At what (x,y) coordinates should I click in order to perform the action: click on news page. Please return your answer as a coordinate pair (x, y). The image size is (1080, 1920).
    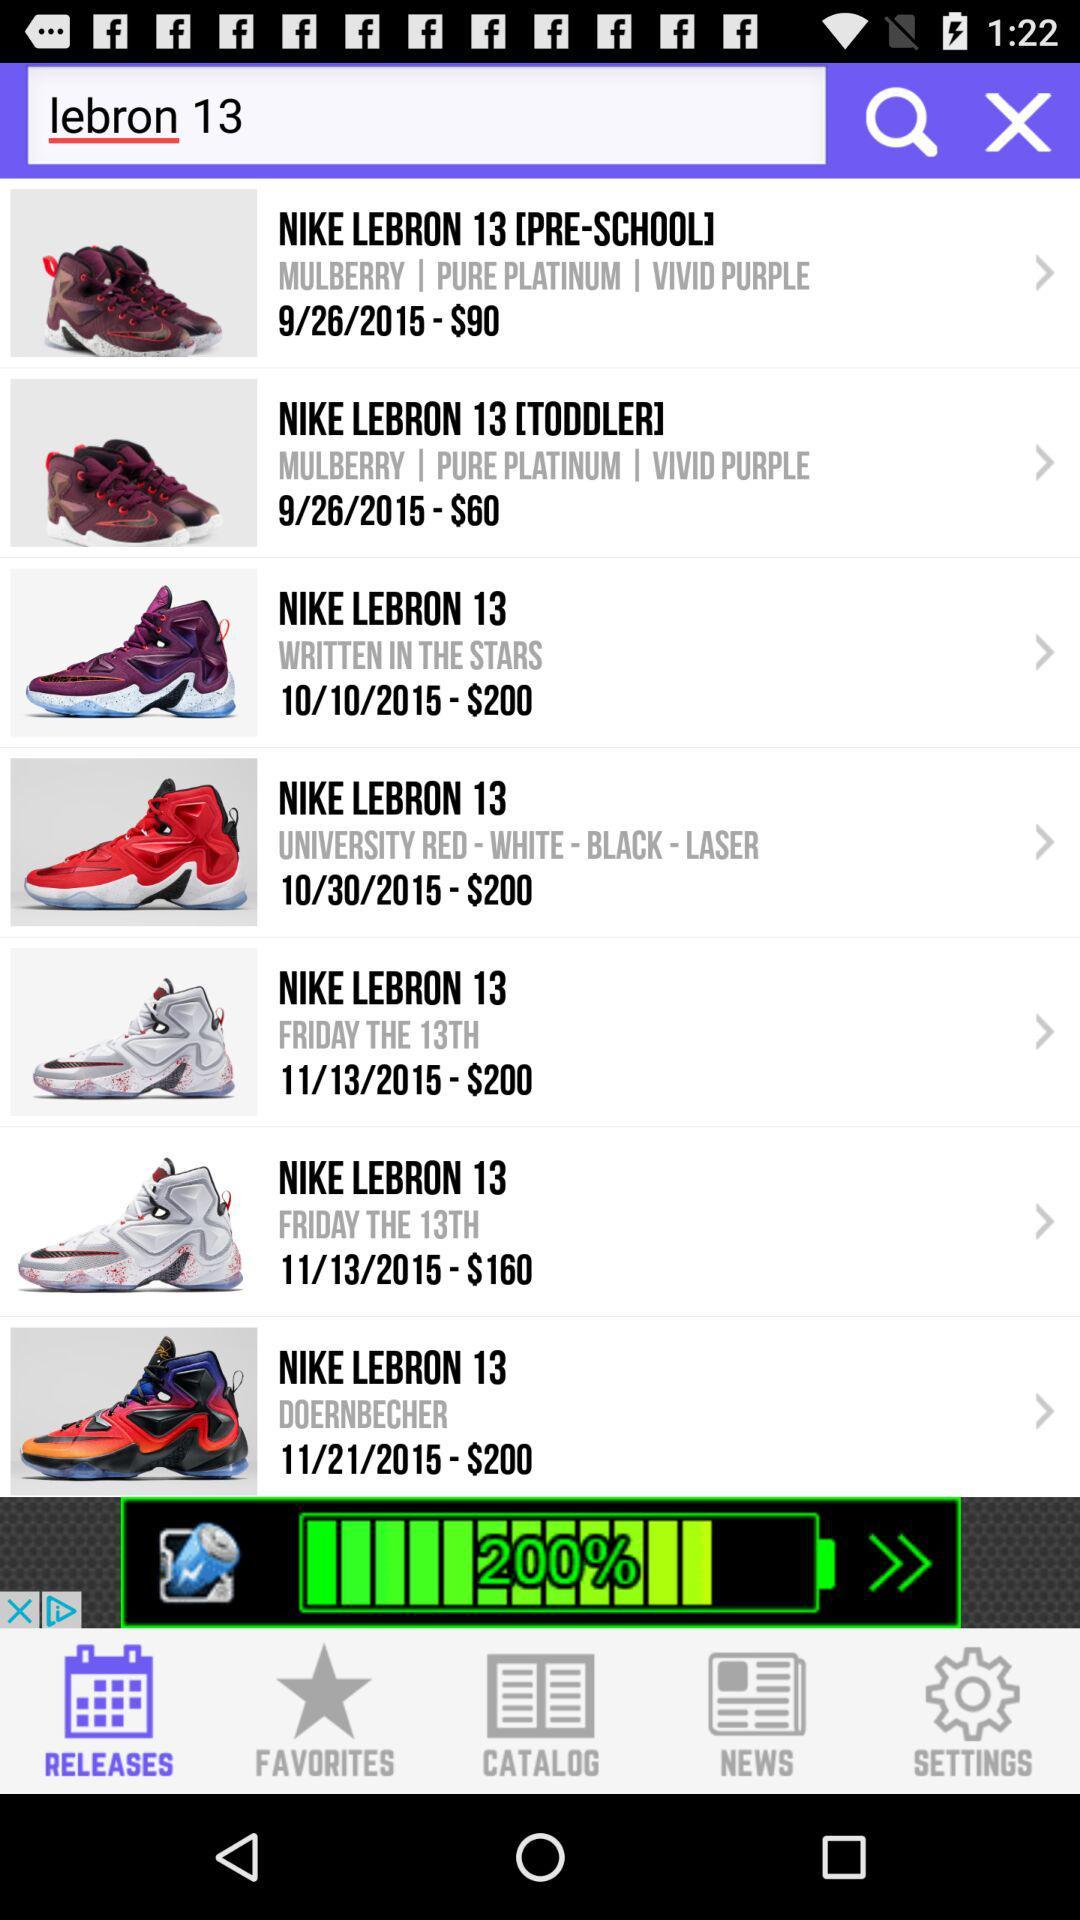
    Looking at the image, I should click on (756, 1710).